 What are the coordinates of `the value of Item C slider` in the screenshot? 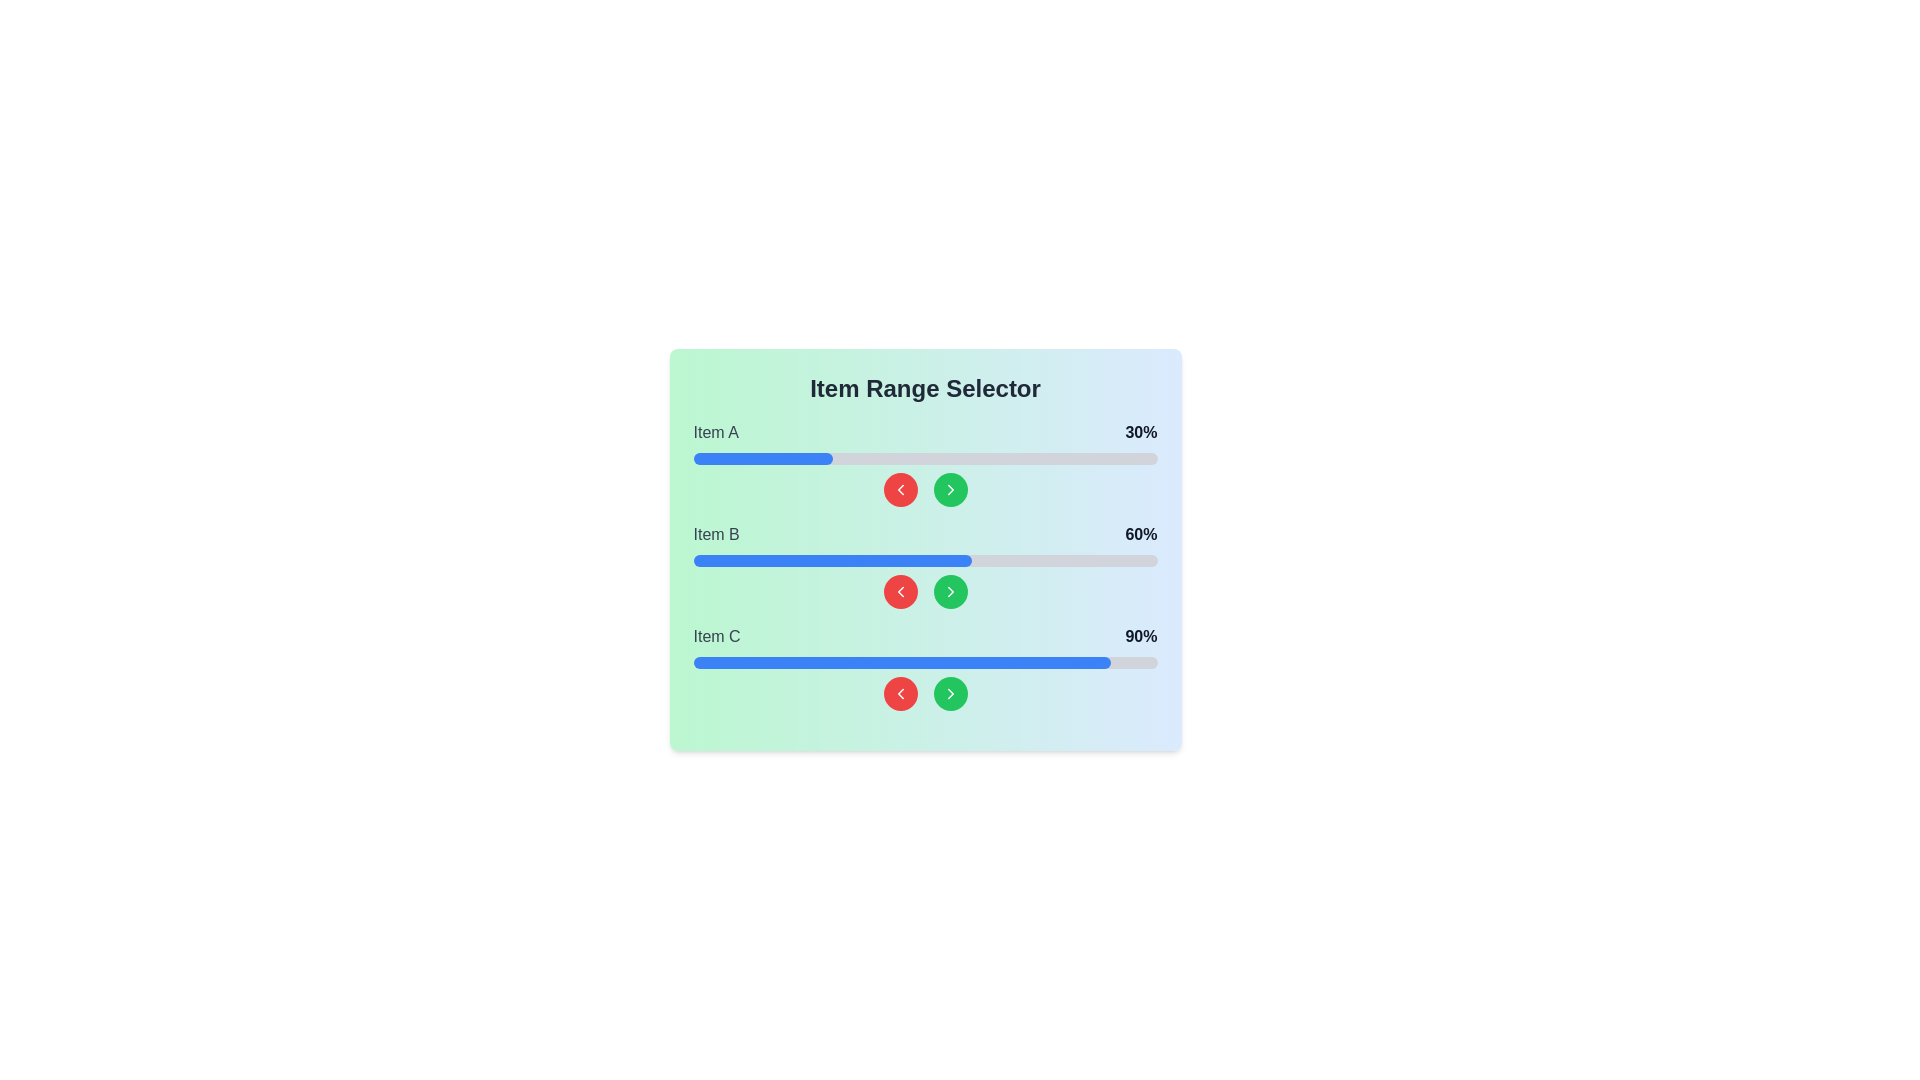 It's located at (879, 663).